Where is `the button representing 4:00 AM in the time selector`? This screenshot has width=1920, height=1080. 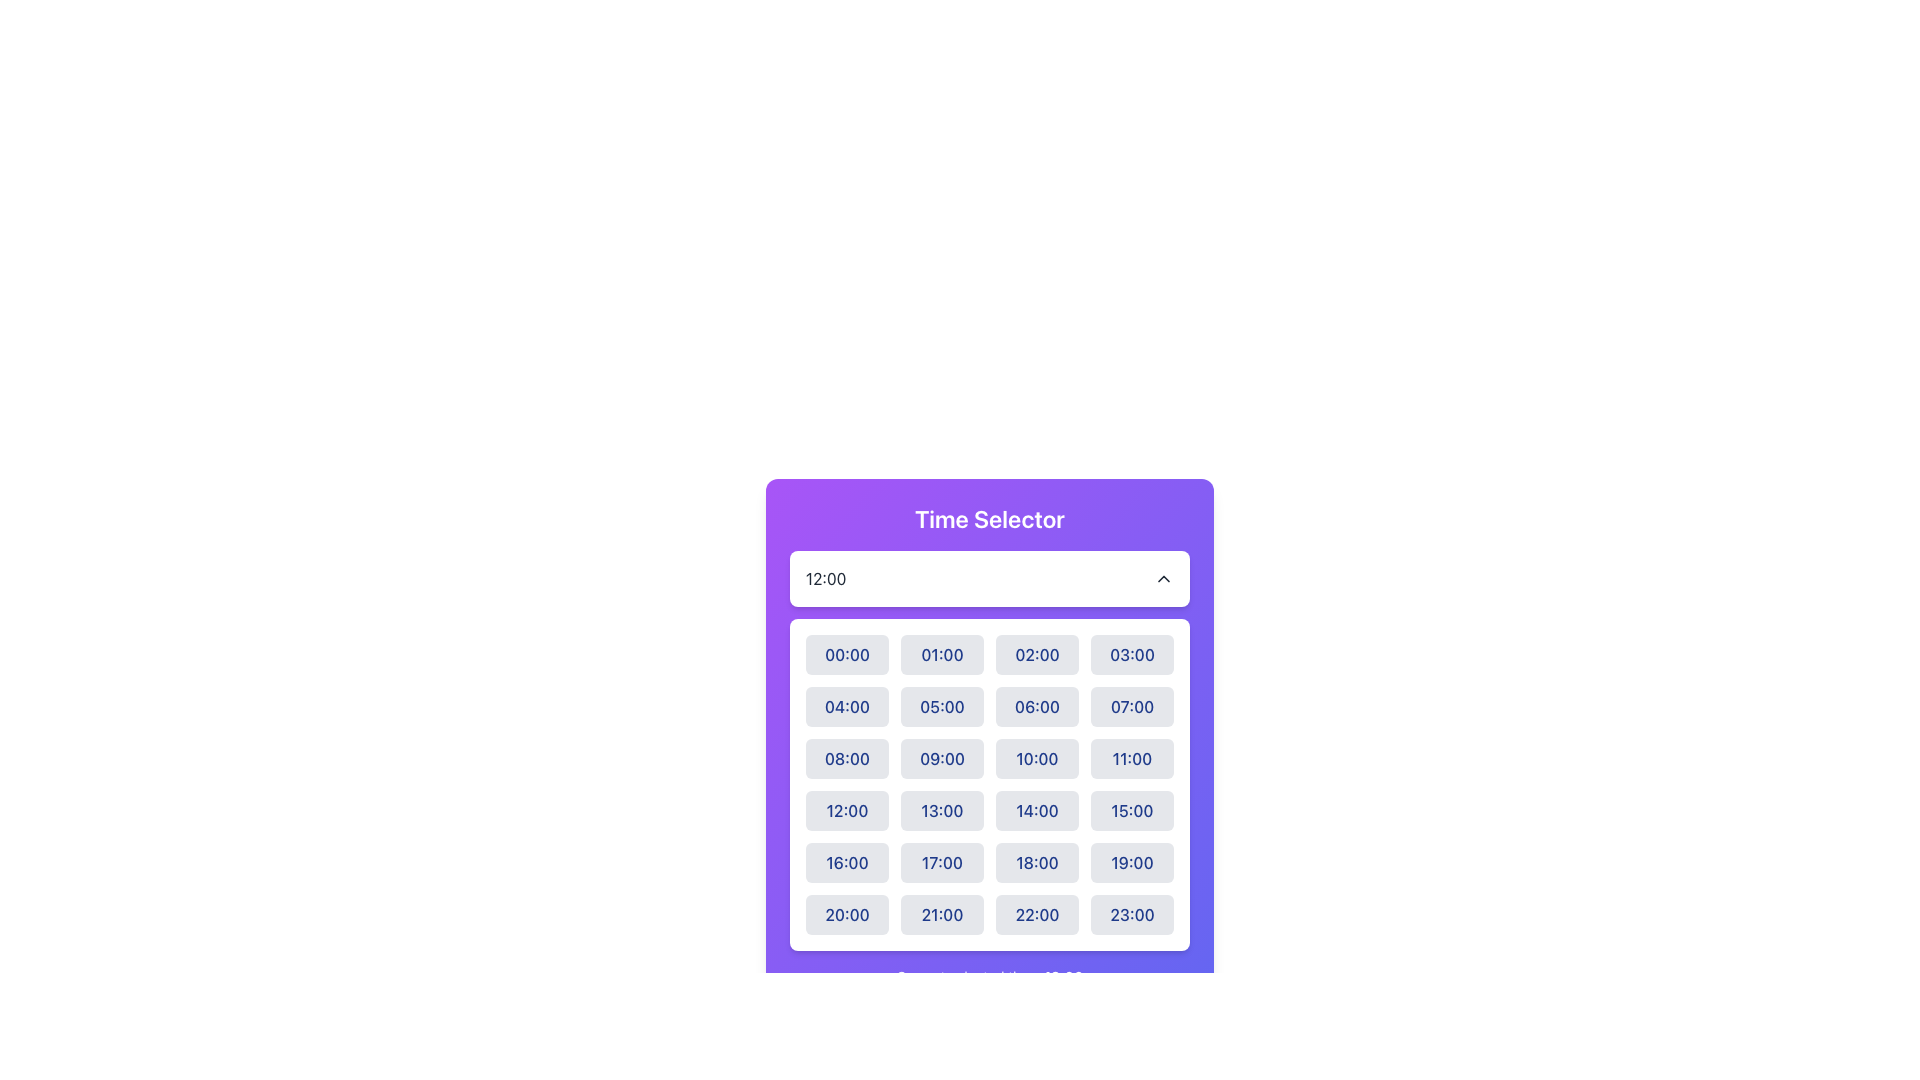 the button representing 4:00 AM in the time selector is located at coordinates (847, 705).